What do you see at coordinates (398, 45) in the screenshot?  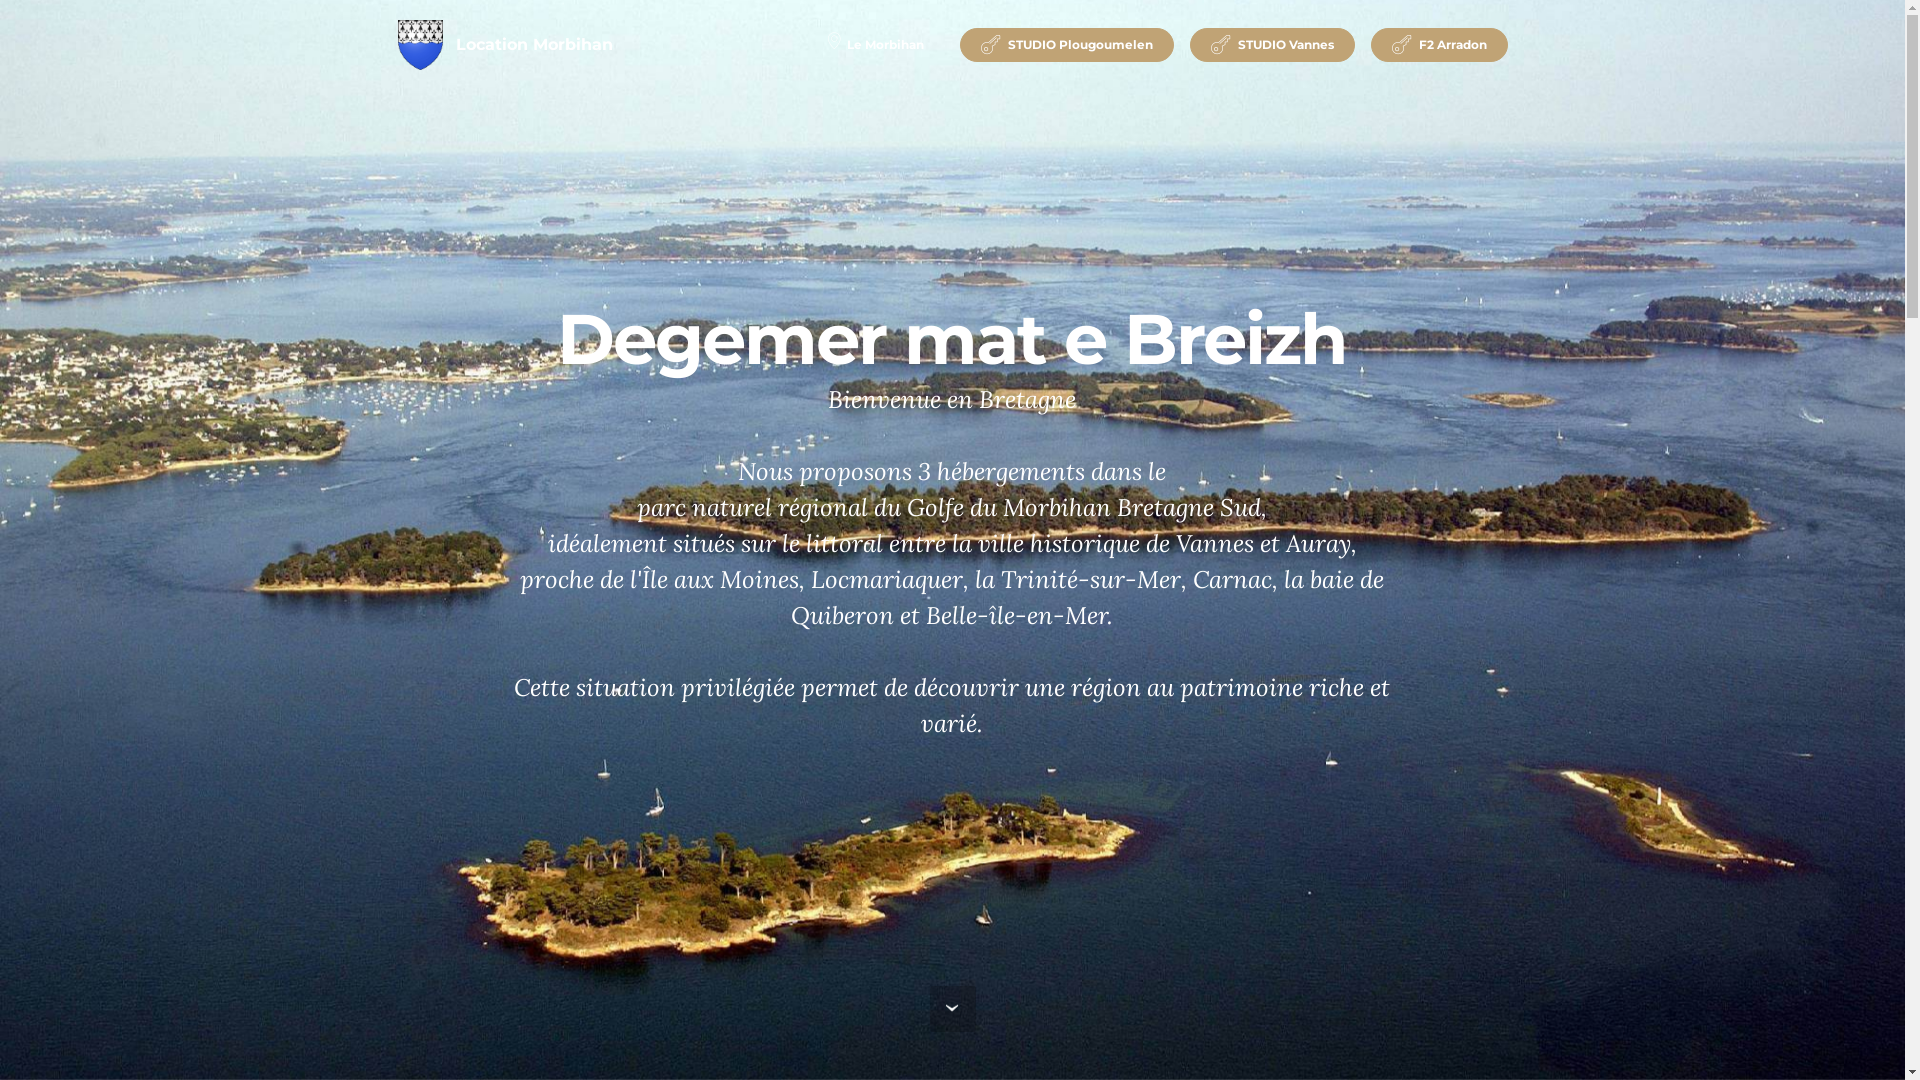 I see `'Location Morbihan'` at bounding box center [398, 45].